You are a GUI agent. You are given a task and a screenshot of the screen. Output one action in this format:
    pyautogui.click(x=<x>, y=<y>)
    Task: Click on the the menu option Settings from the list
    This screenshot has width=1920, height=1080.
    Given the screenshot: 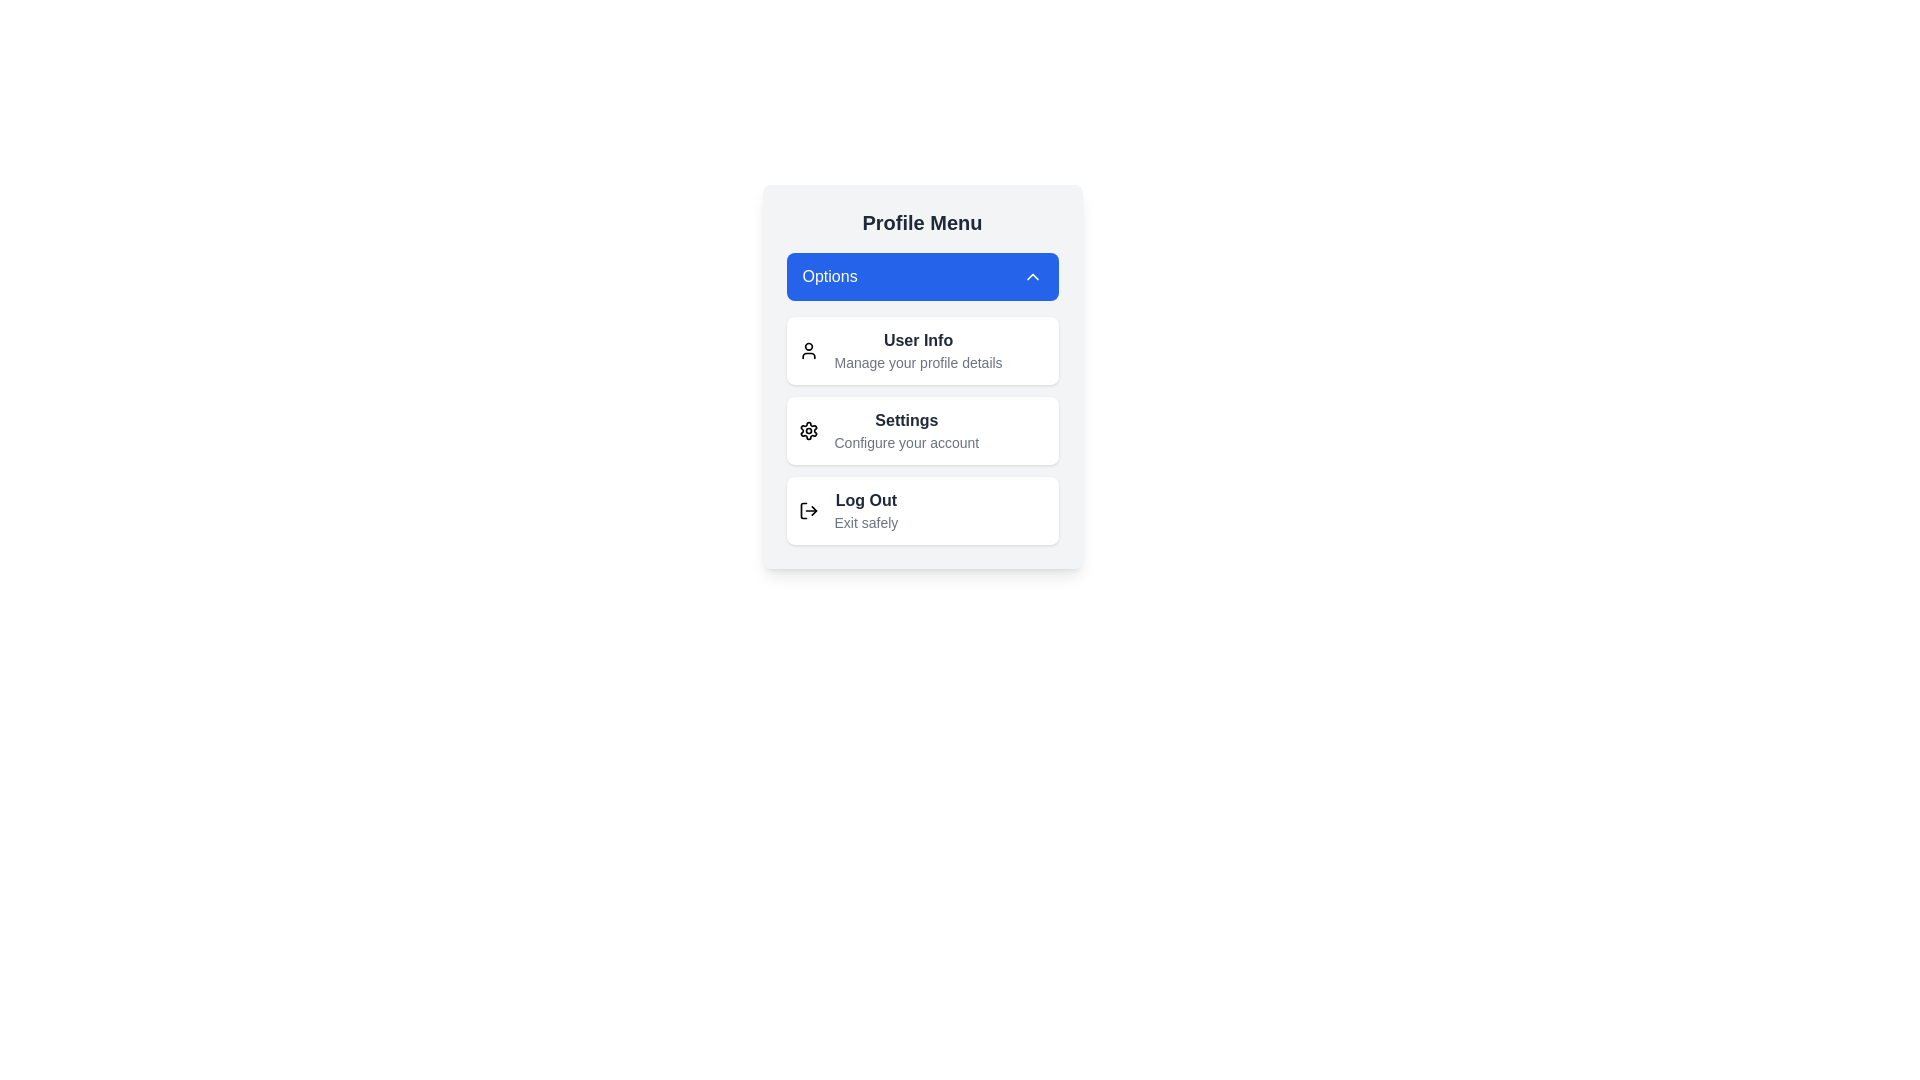 What is the action you would take?
    pyautogui.click(x=921, y=430)
    